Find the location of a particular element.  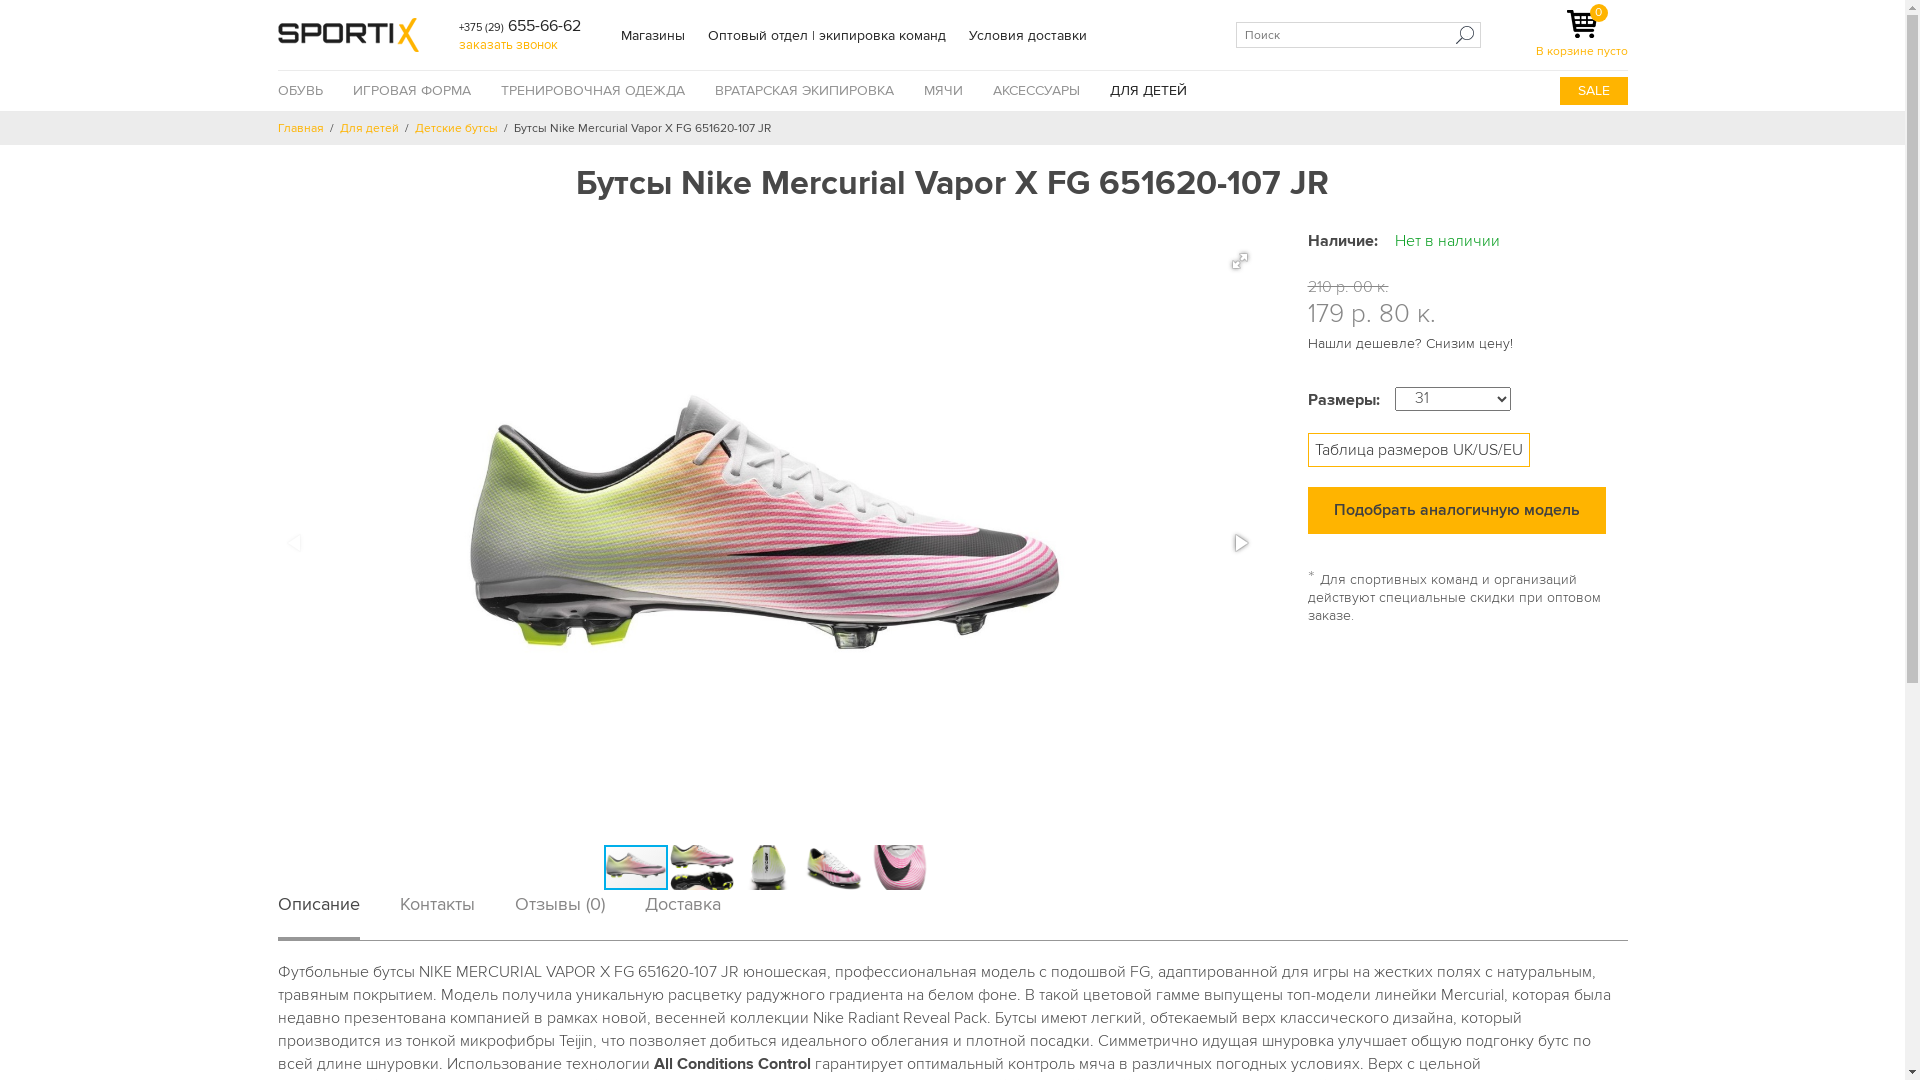

'Nike Mercurial Vapor X FG 651620-107 JR.jpg' is located at coordinates (701, 866).